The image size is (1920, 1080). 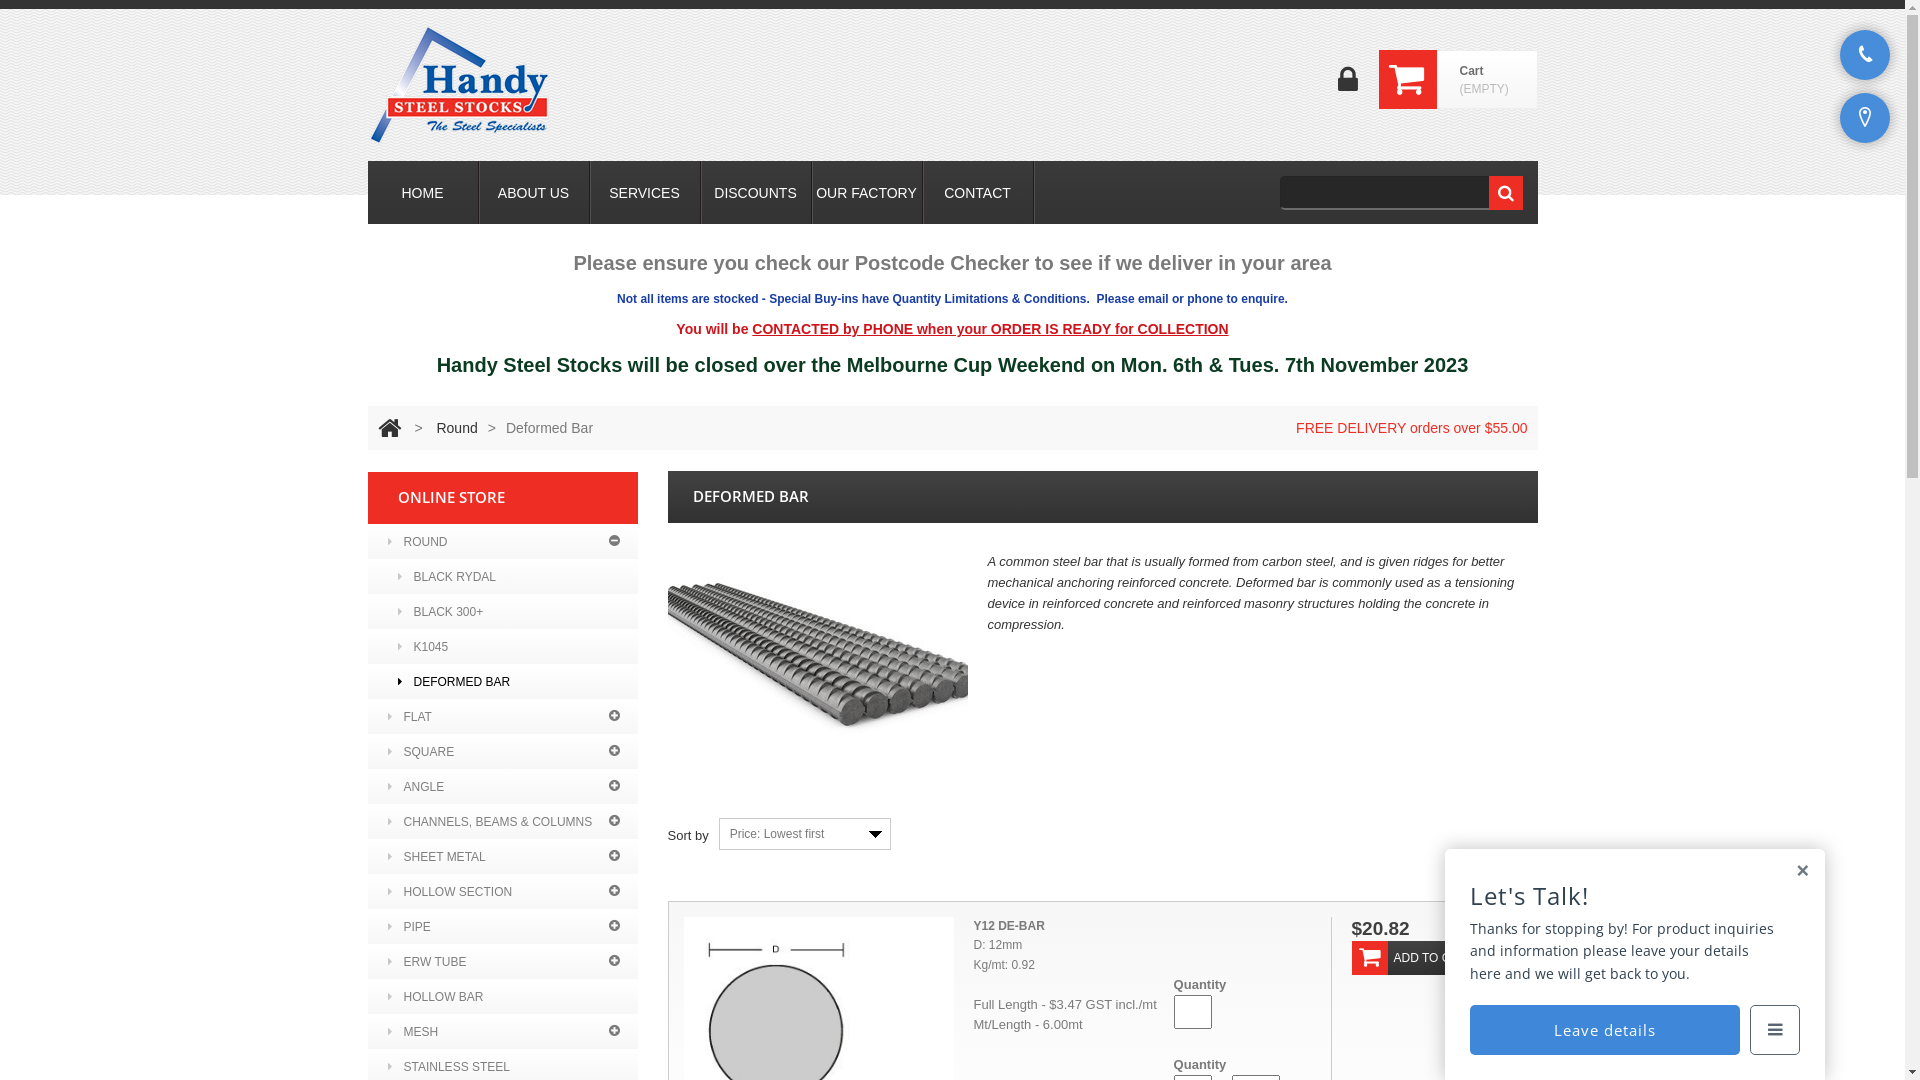 What do you see at coordinates (503, 680) in the screenshot?
I see `'DEFORMED BAR'` at bounding box center [503, 680].